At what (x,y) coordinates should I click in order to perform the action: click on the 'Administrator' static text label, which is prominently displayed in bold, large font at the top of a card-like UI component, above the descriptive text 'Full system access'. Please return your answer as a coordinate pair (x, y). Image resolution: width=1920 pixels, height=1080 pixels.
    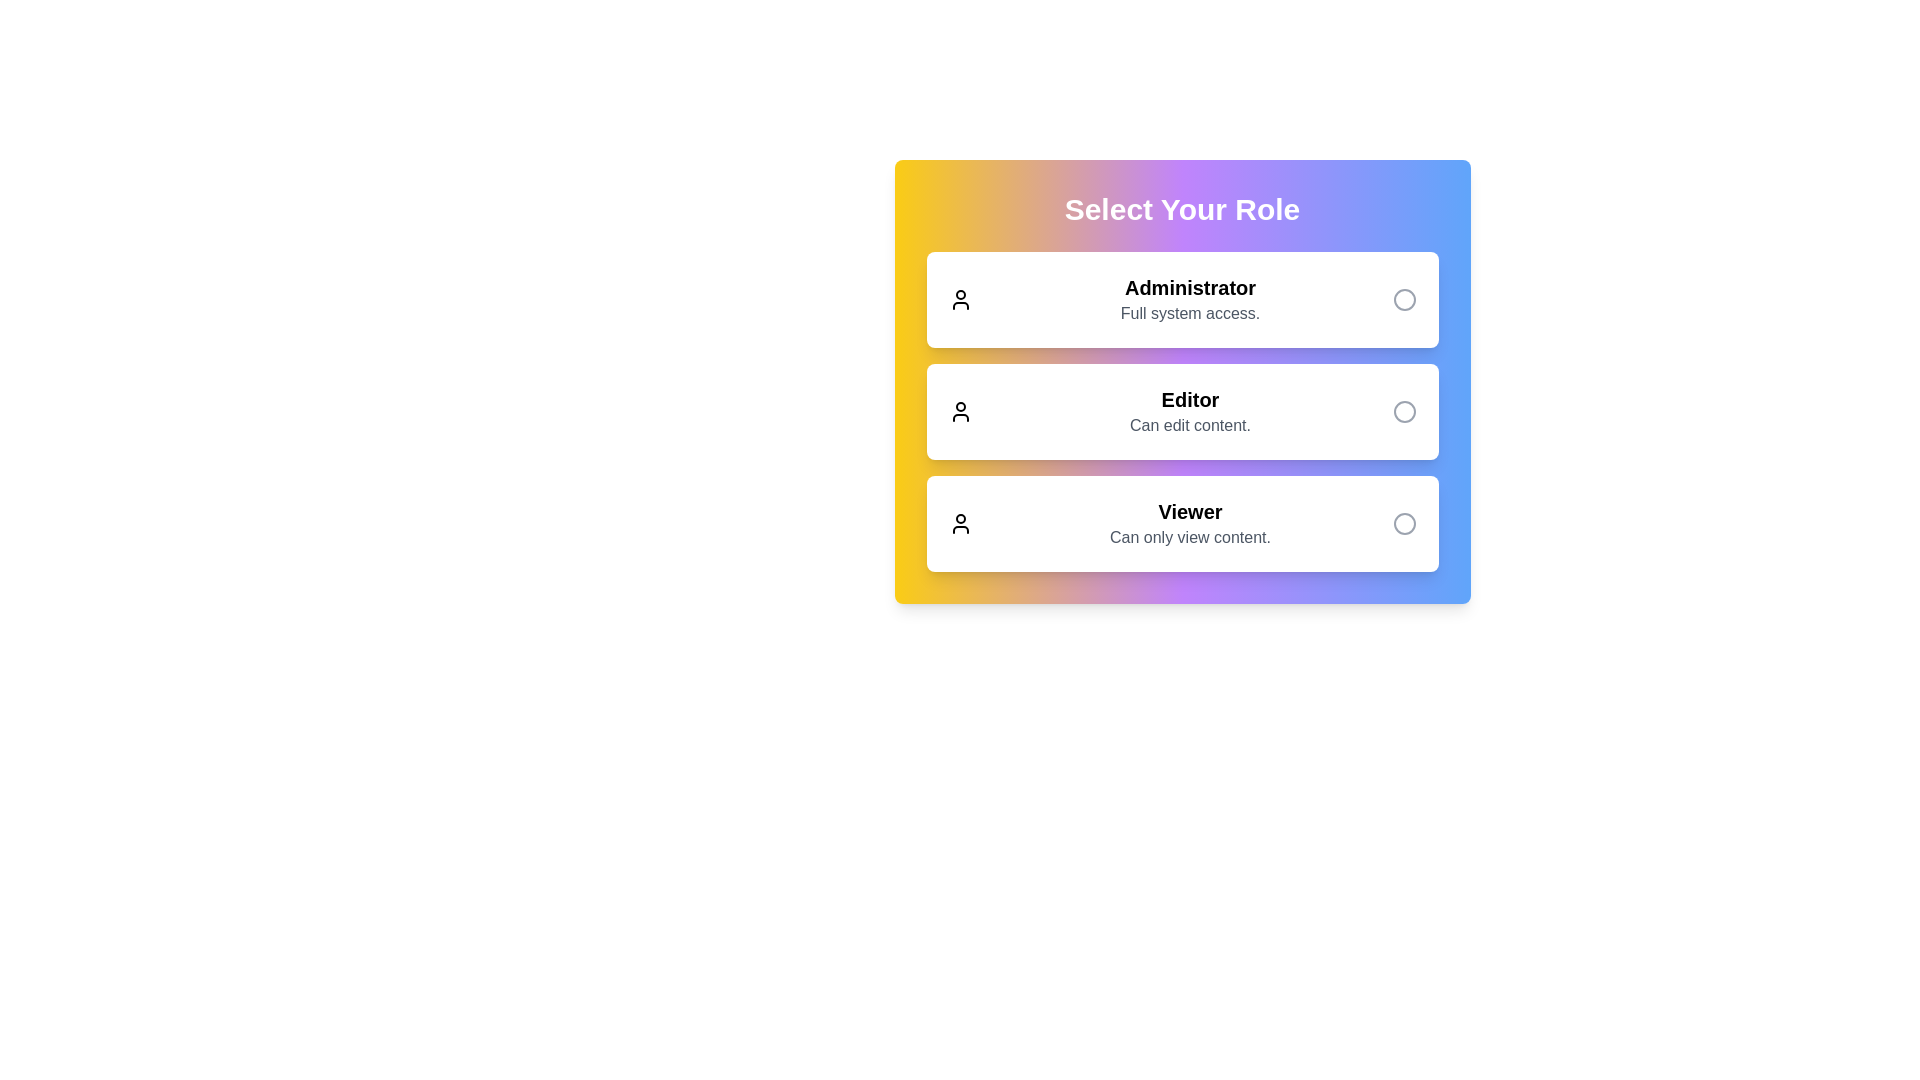
    Looking at the image, I should click on (1190, 288).